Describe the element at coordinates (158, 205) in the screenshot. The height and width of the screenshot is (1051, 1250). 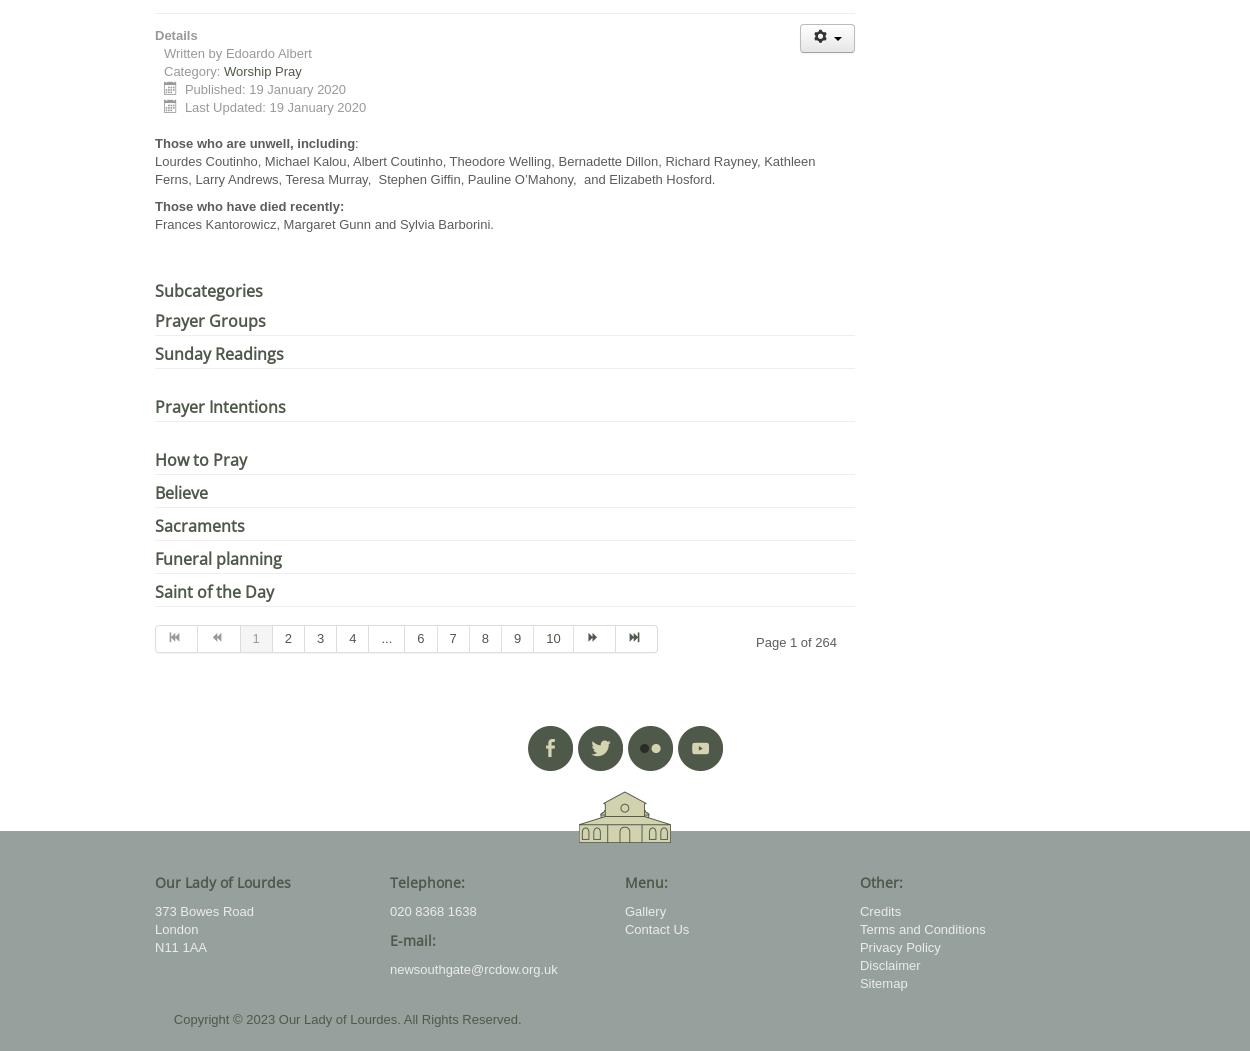
I see `'T'` at that location.